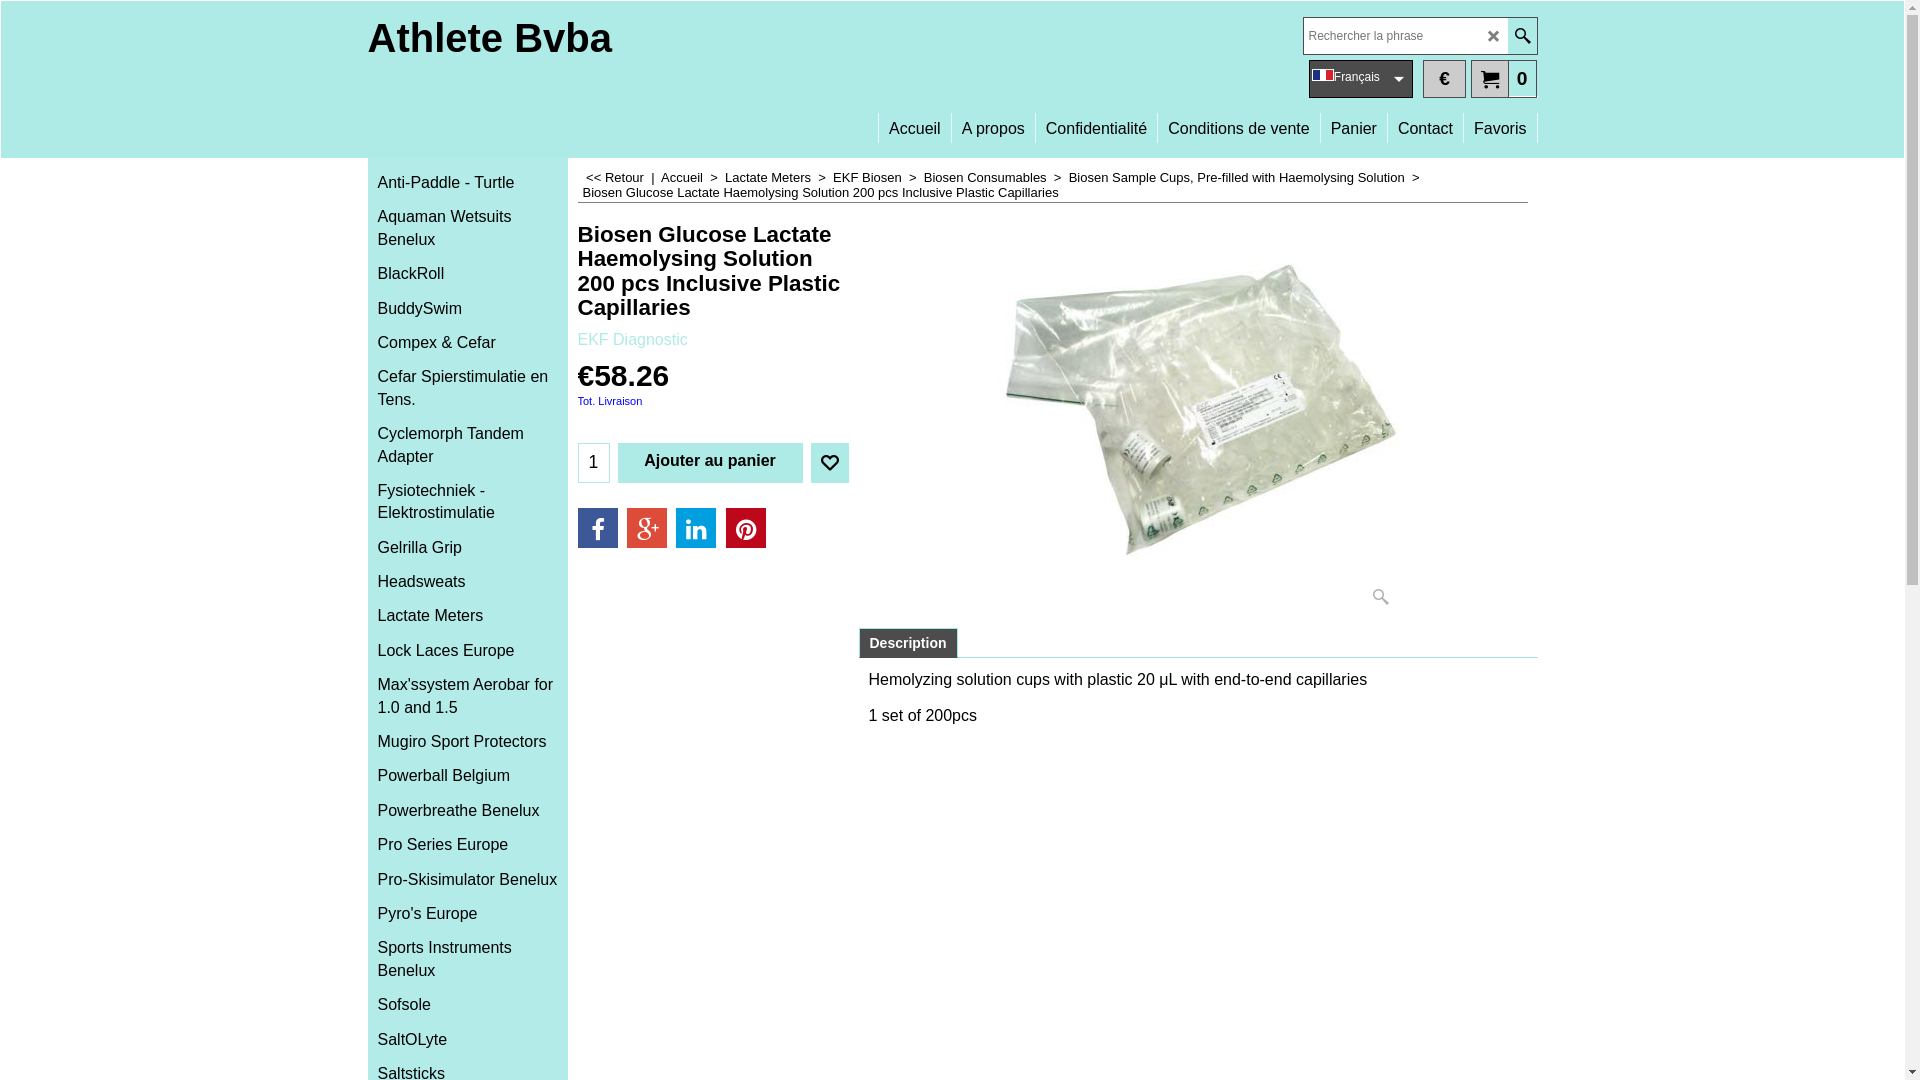 The image size is (1920, 1080). Describe the element at coordinates (692, 176) in the screenshot. I see `'Accueil  > '` at that location.